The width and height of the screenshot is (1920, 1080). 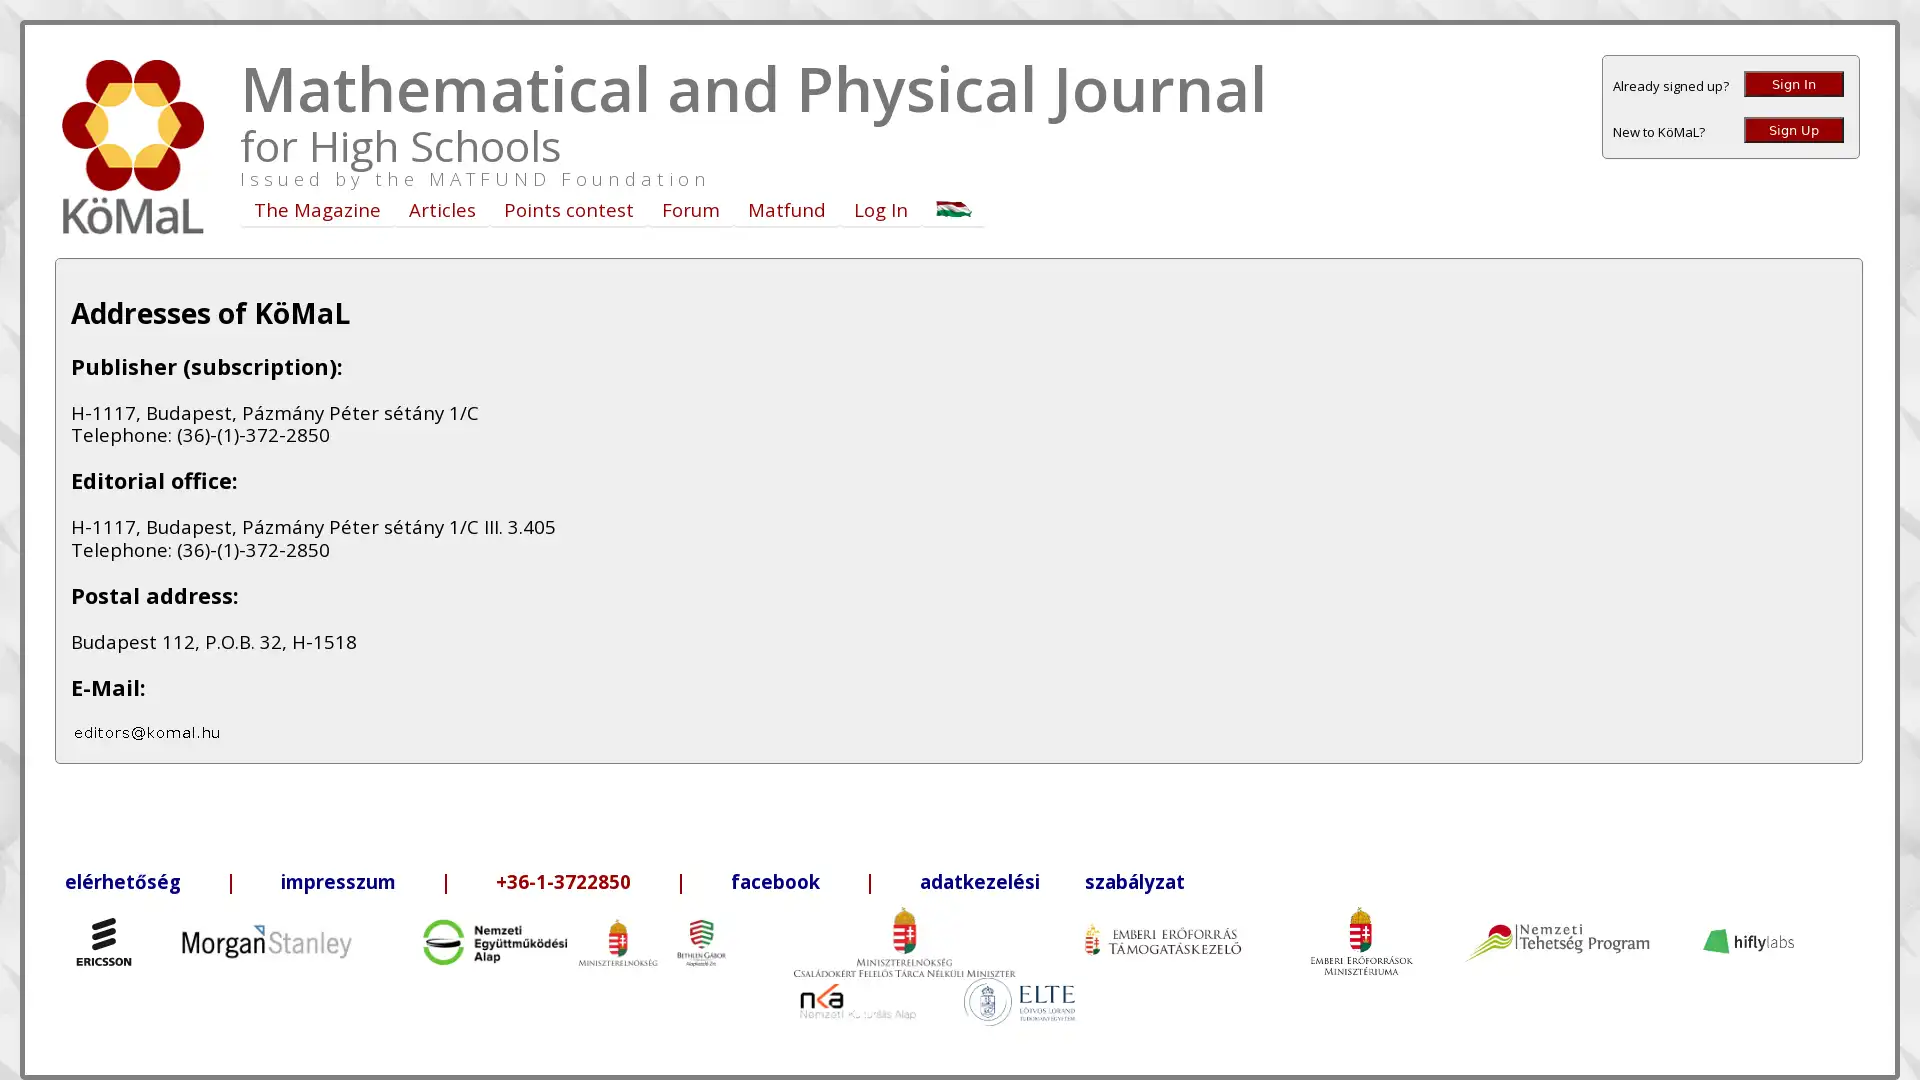 What do you see at coordinates (1794, 83) in the screenshot?
I see `Sign In` at bounding box center [1794, 83].